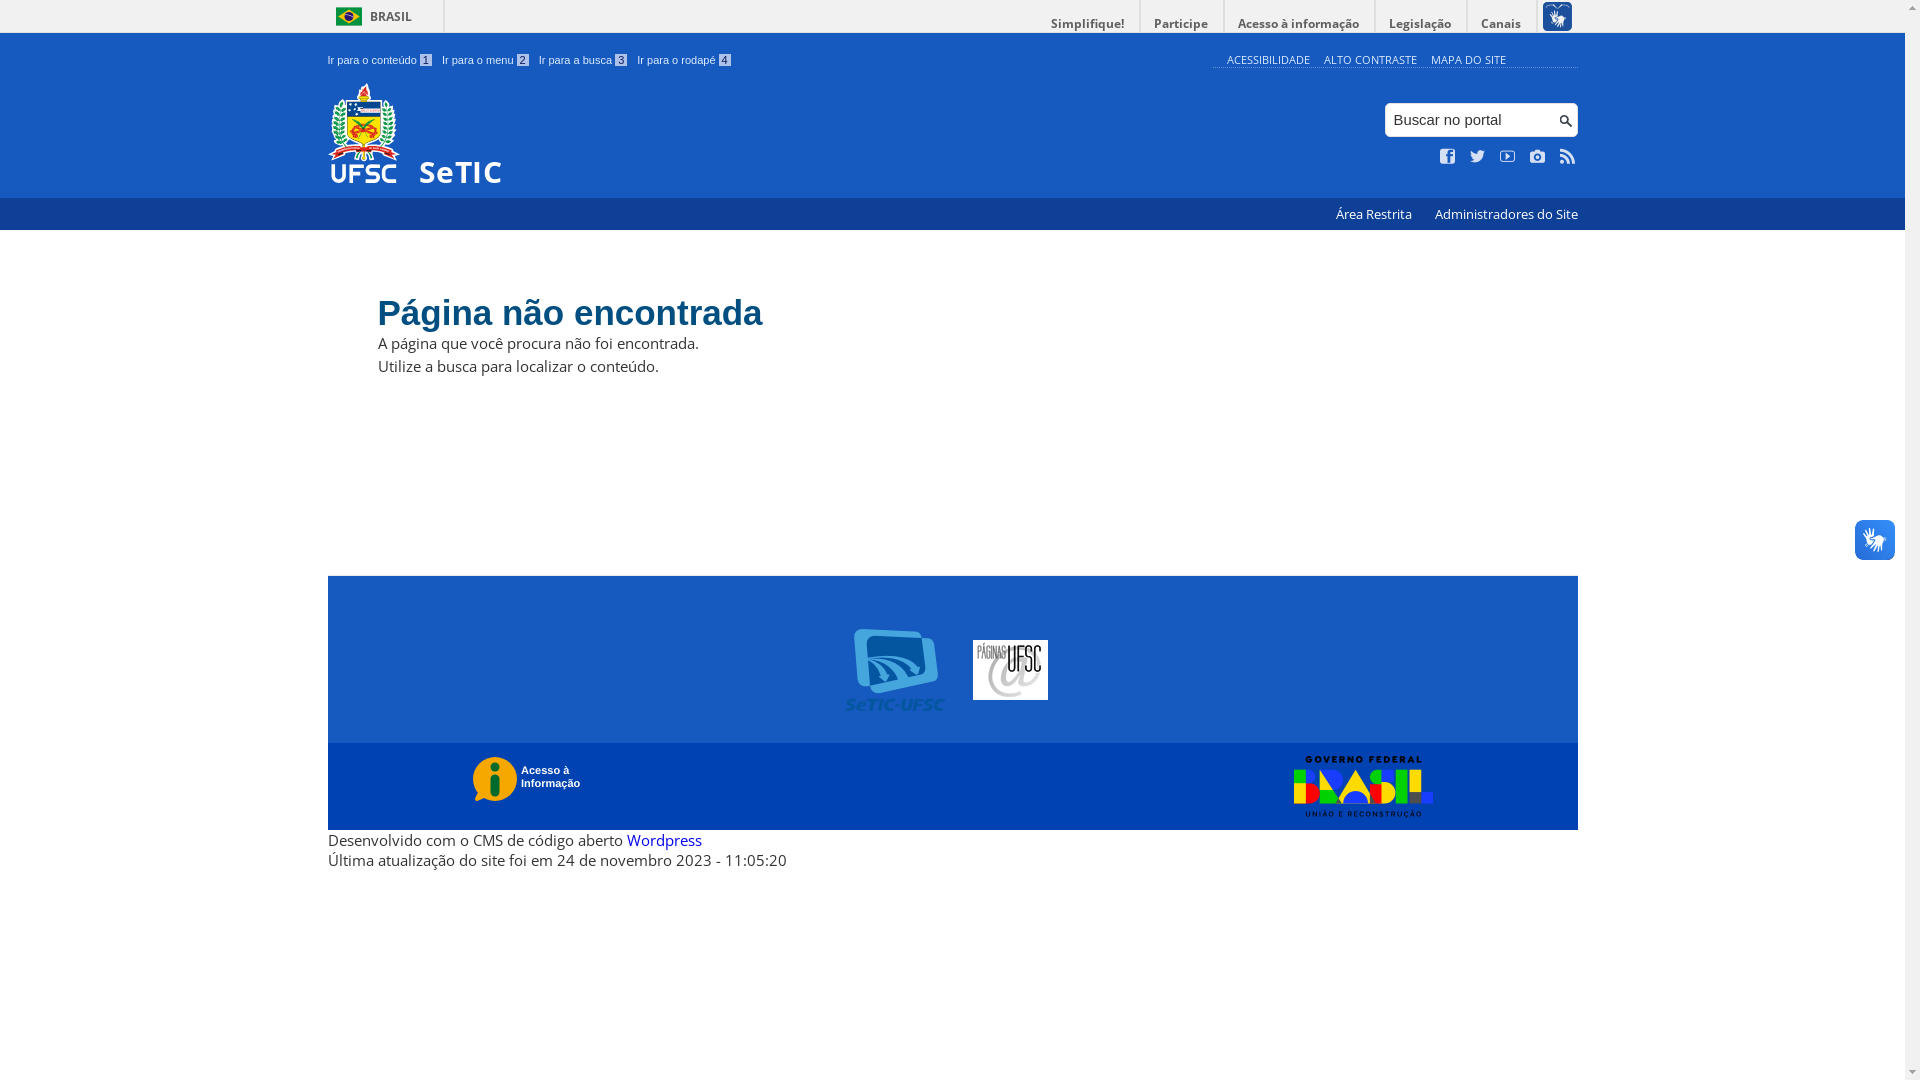 Image resolution: width=1920 pixels, height=1080 pixels. I want to click on 'MAPA DO SITE', so click(1467, 58).